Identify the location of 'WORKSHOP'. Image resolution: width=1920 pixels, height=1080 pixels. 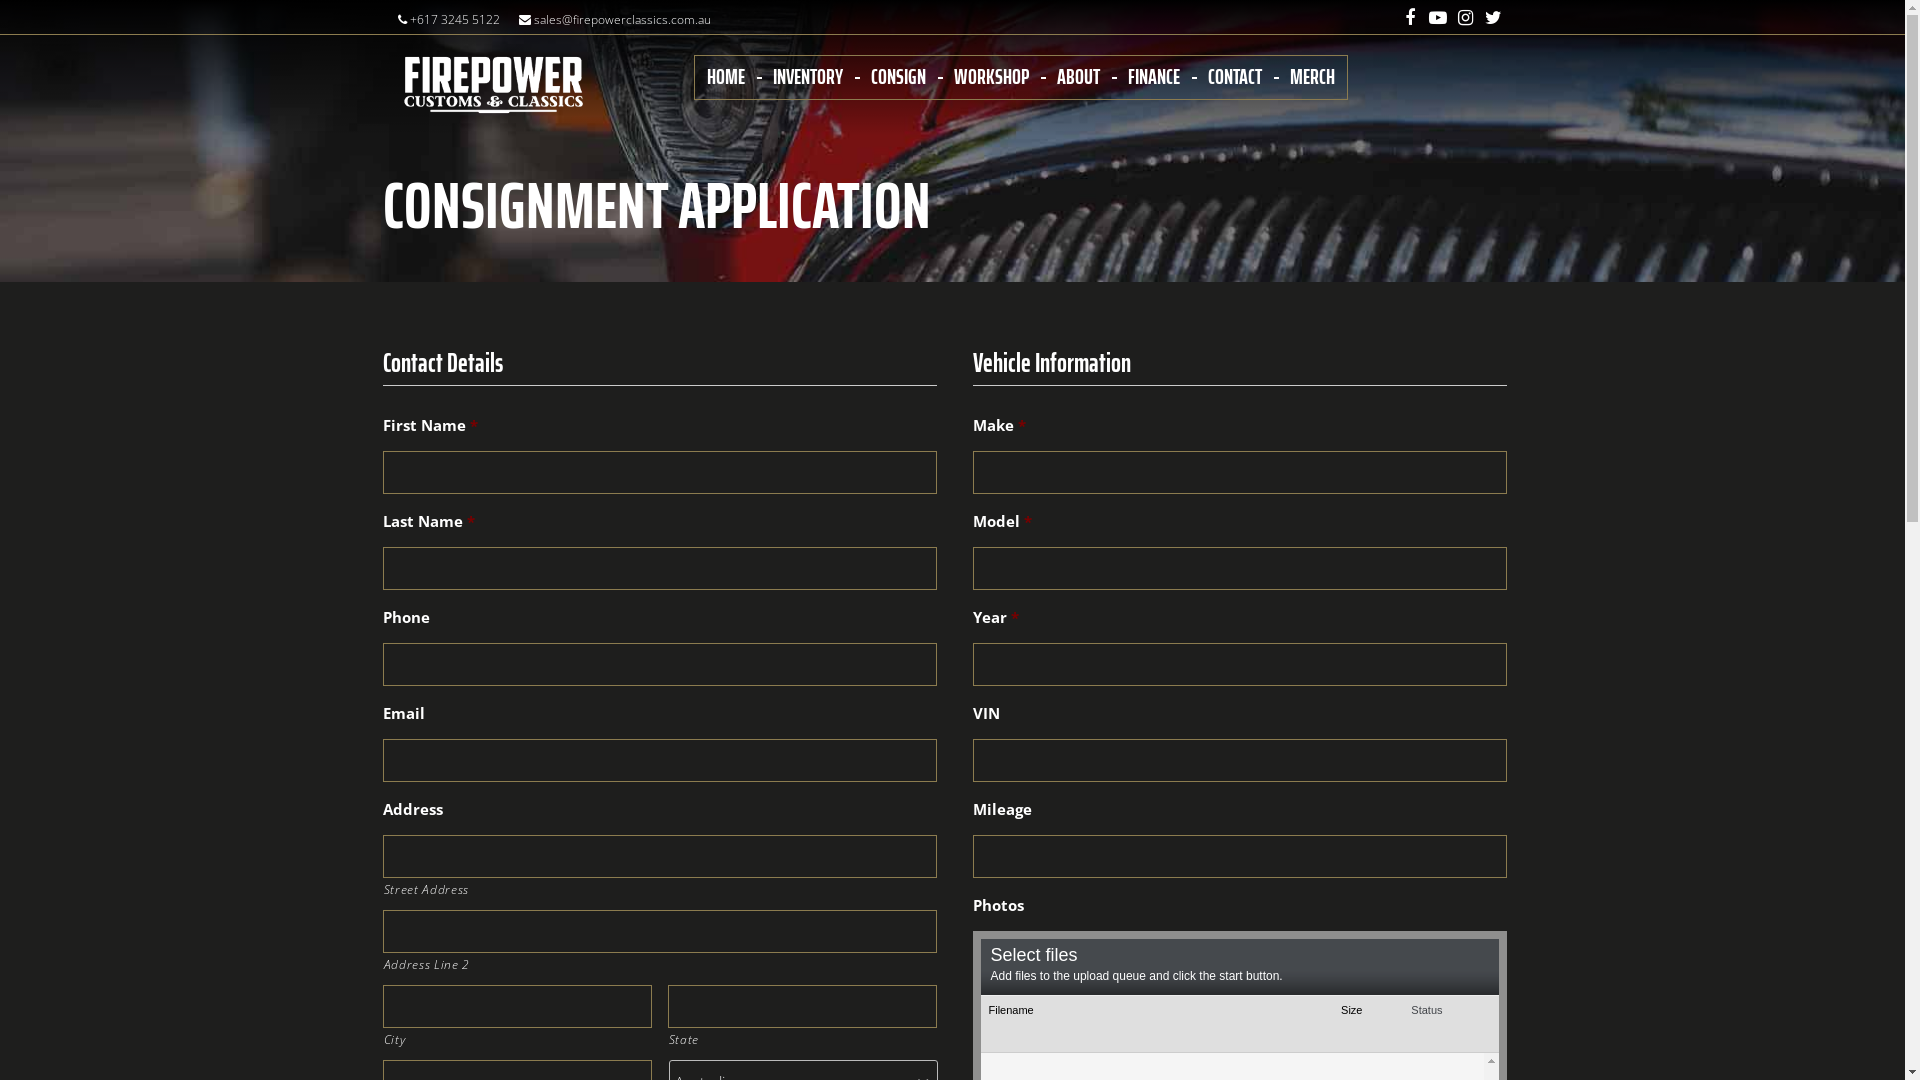
(991, 75).